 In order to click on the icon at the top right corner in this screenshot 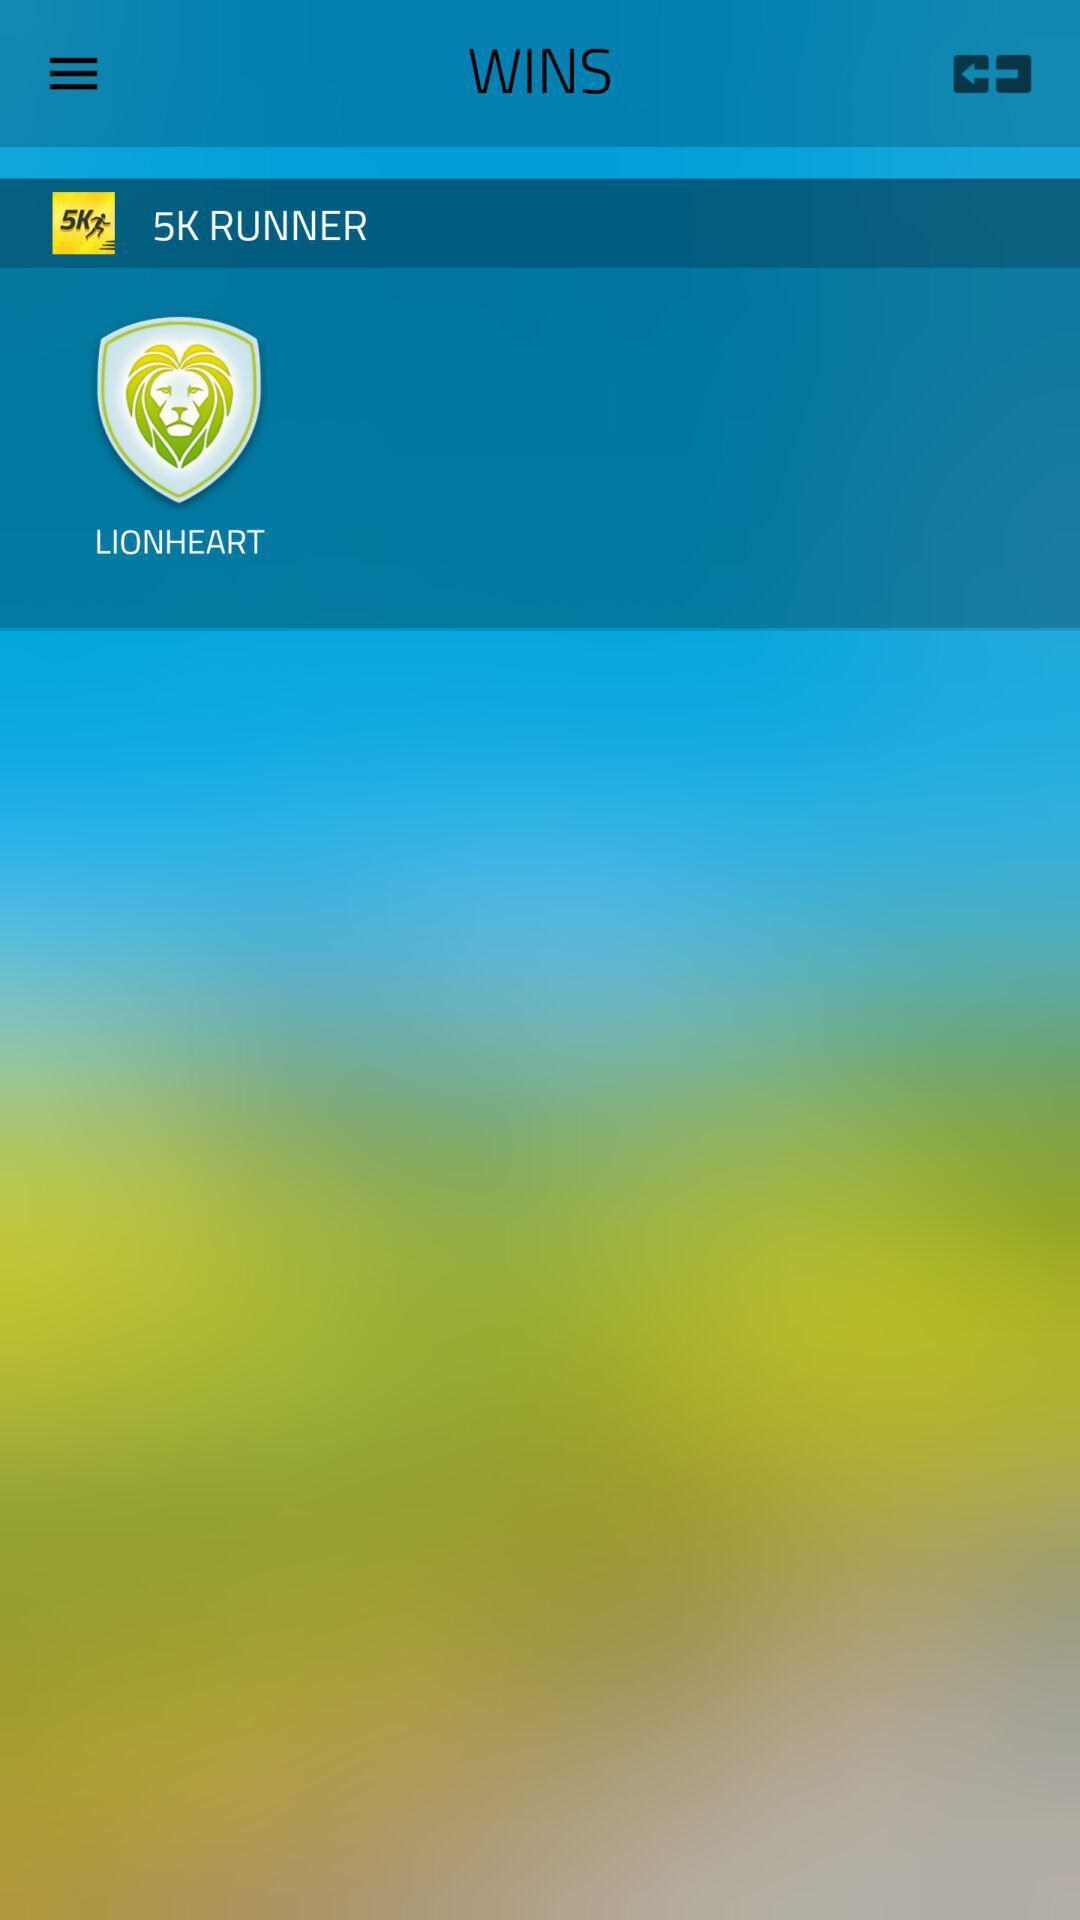, I will do `click(991, 73)`.